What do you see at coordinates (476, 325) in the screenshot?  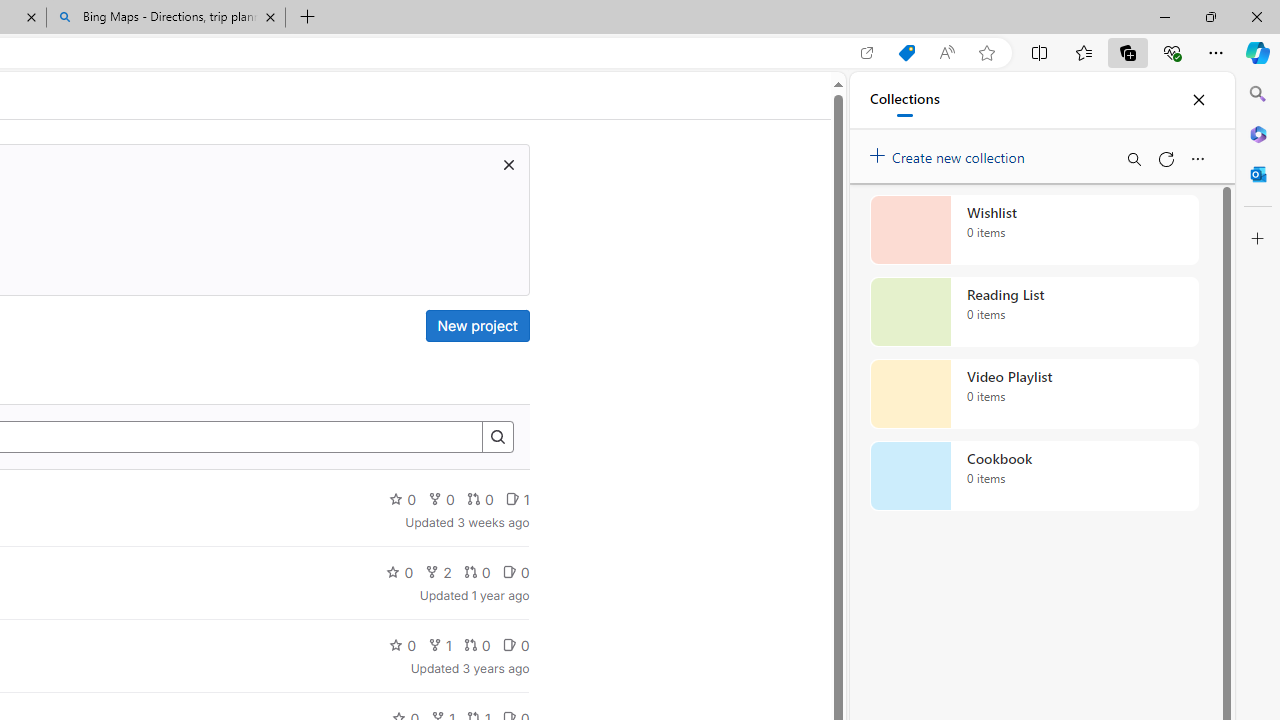 I see `'New project'` at bounding box center [476, 325].